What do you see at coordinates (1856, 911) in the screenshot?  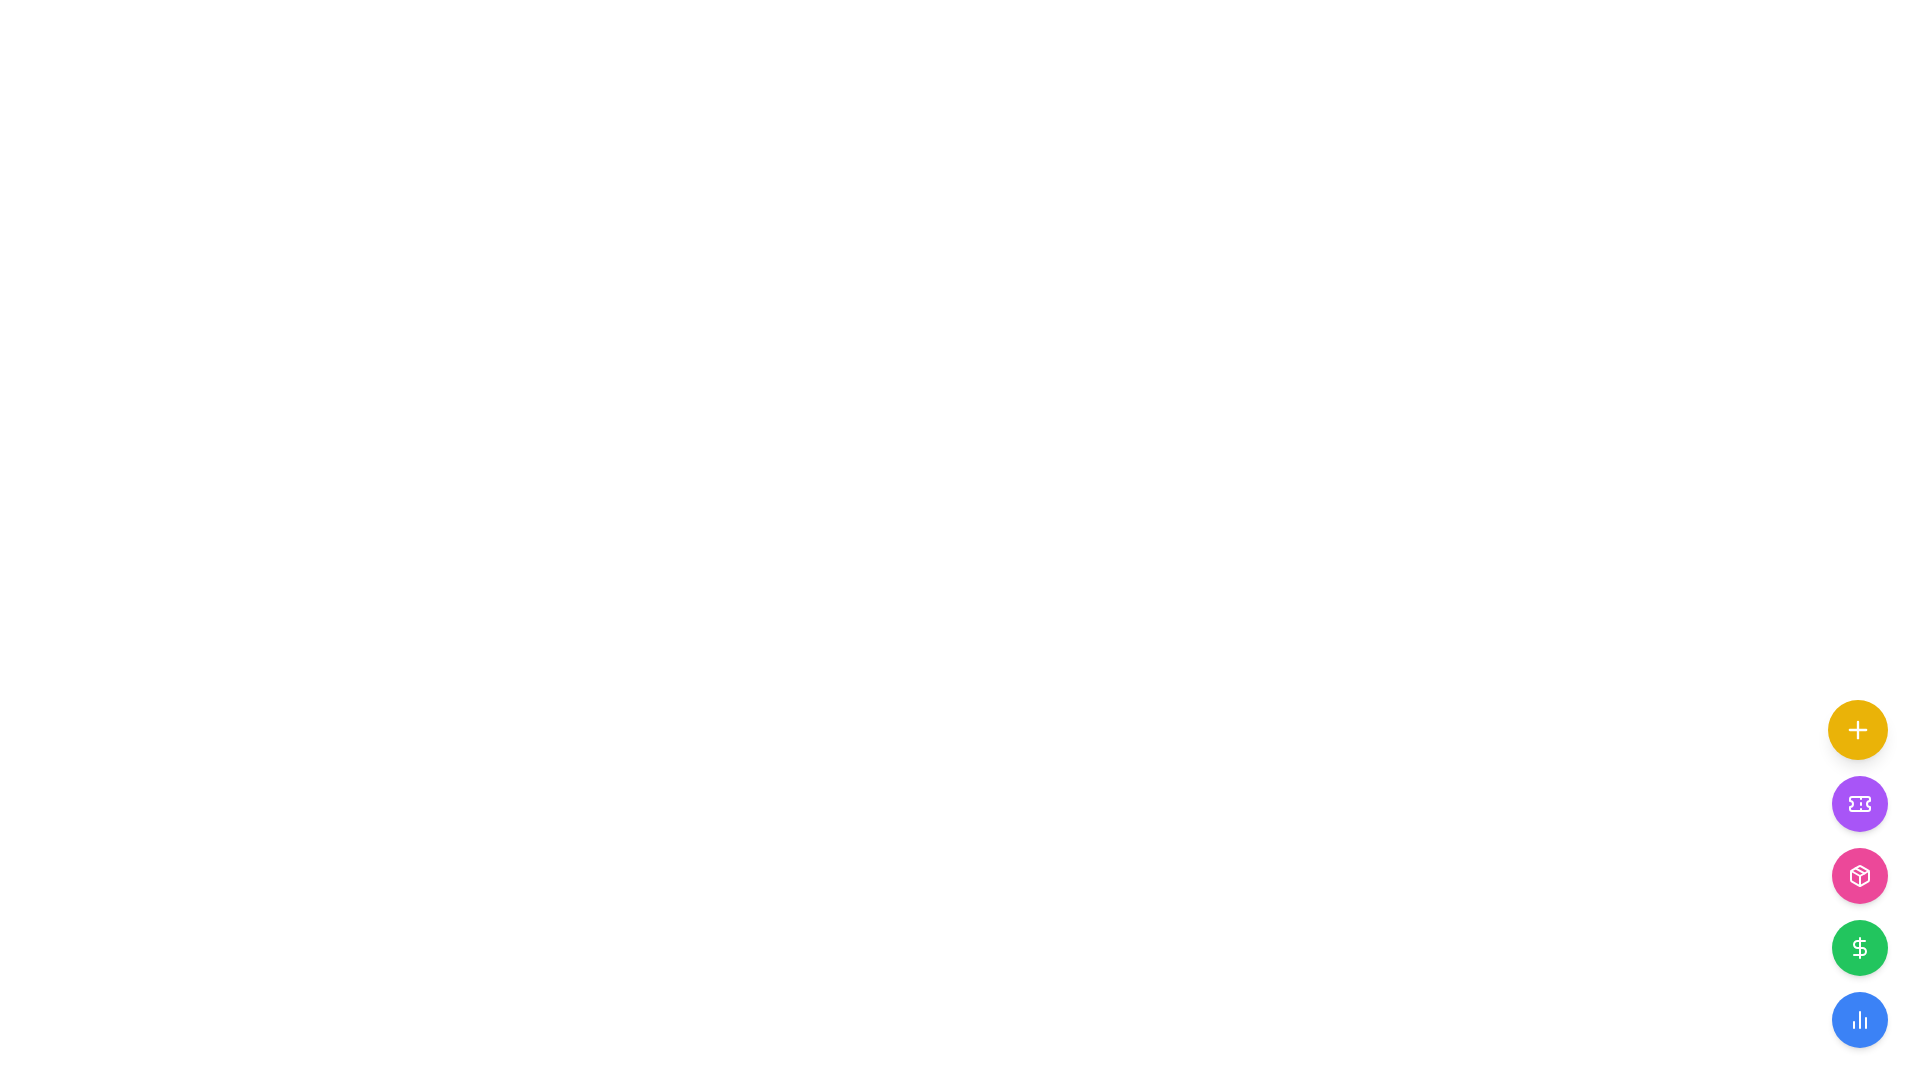 I see `the green circular button labeled 'Sales' with a dollar symbol, which is the third button in a vertical arrangement of four buttons located near the bottom-right corner of the interface` at bounding box center [1856, 911].